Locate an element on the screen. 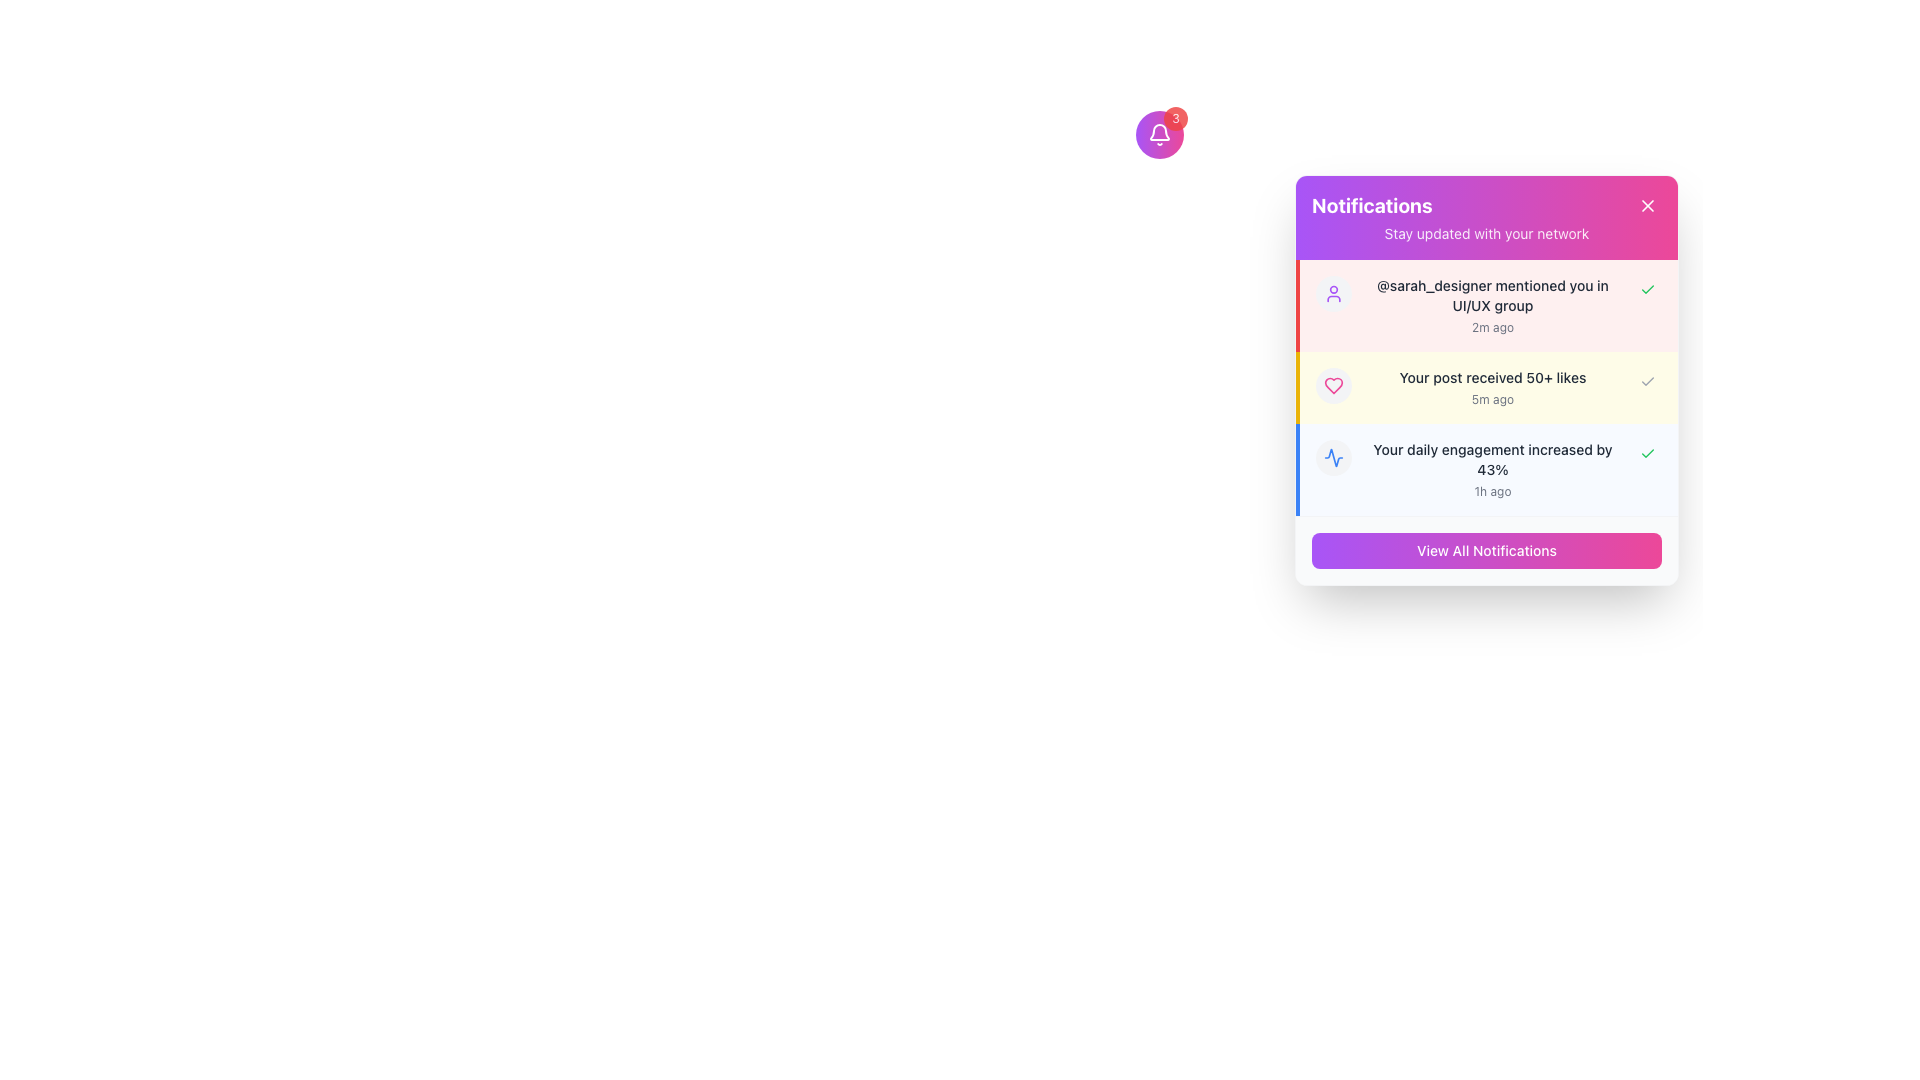 Image resolution: width=1920 pixels, height=1080 pixels. the notification read/unread toggle button located at the rightmost side of the notification entry stating 'Your post received 50+ likes' is located at coordinates (1647, 381).